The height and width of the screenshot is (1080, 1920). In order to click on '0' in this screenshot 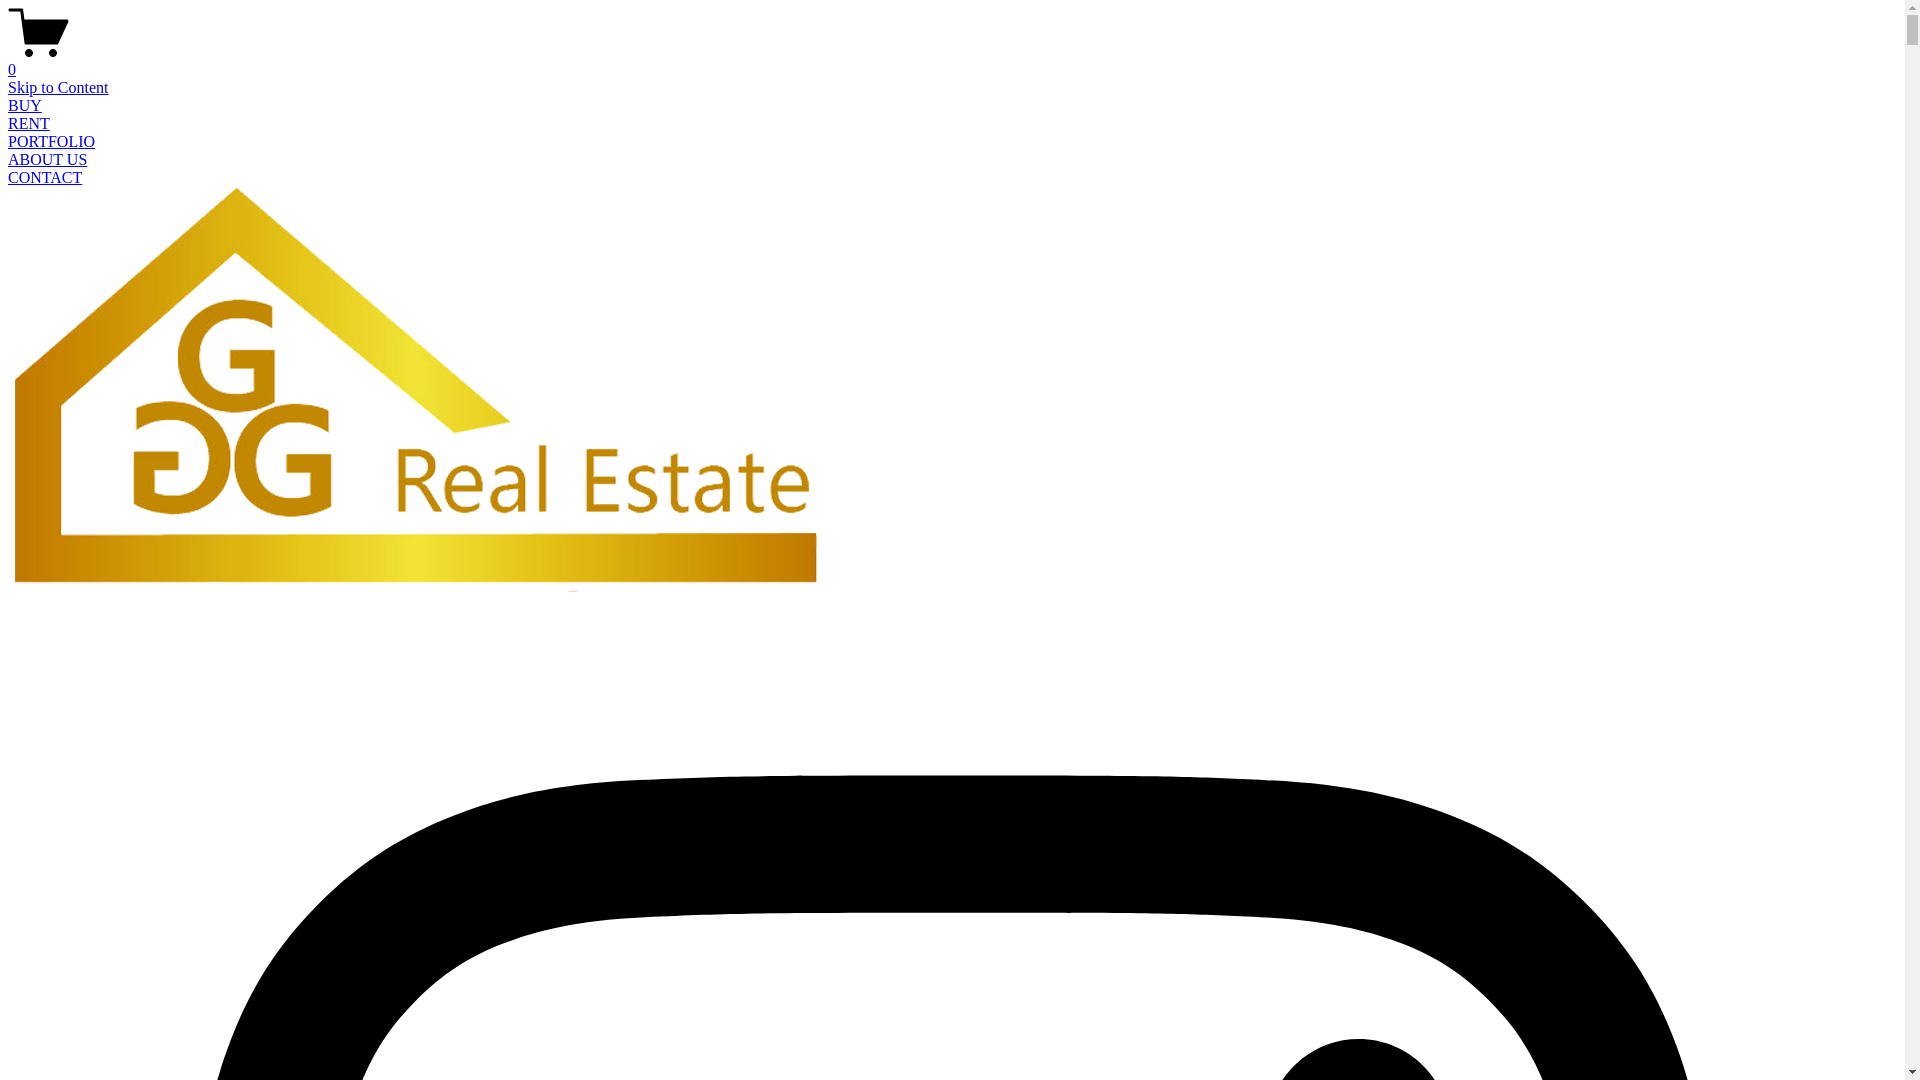, I will do `click(951, 60)`.